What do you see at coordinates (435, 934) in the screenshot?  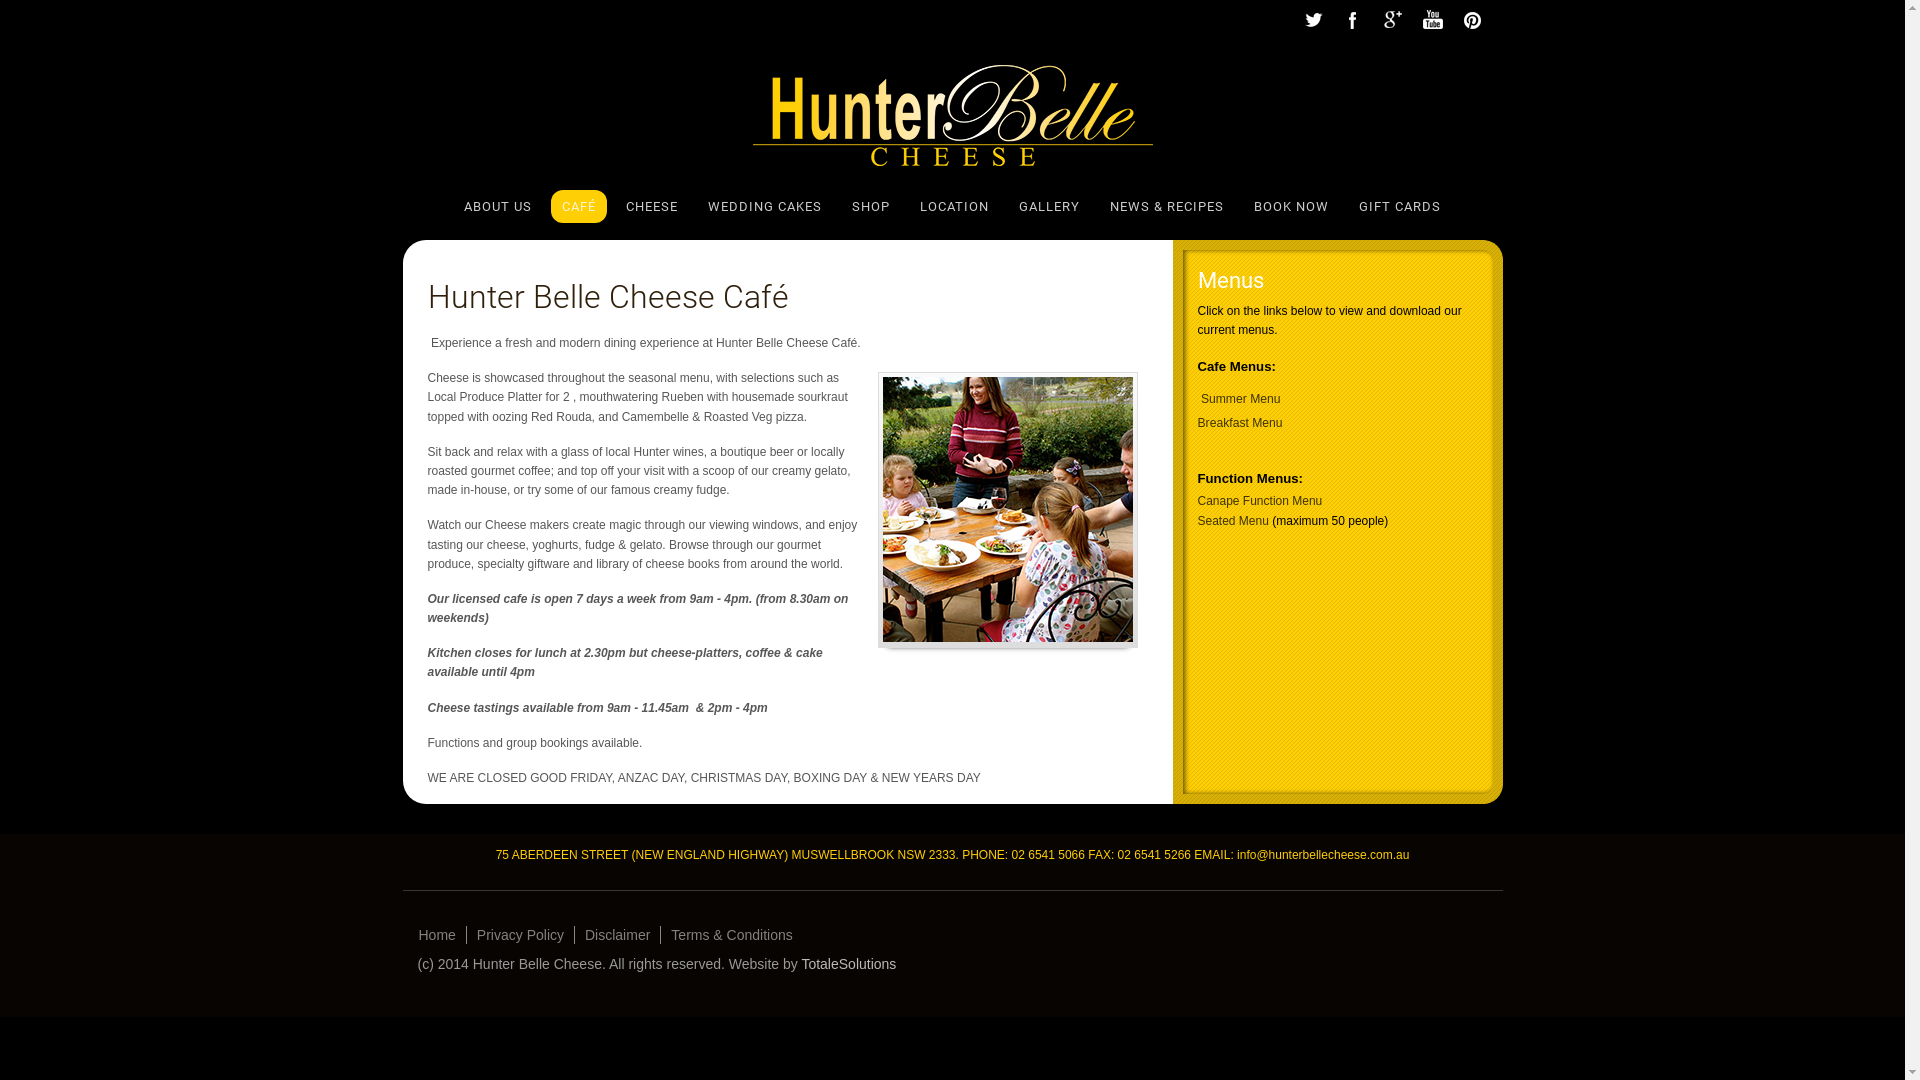 I see `'Home'` at bounding box center [435, 934].